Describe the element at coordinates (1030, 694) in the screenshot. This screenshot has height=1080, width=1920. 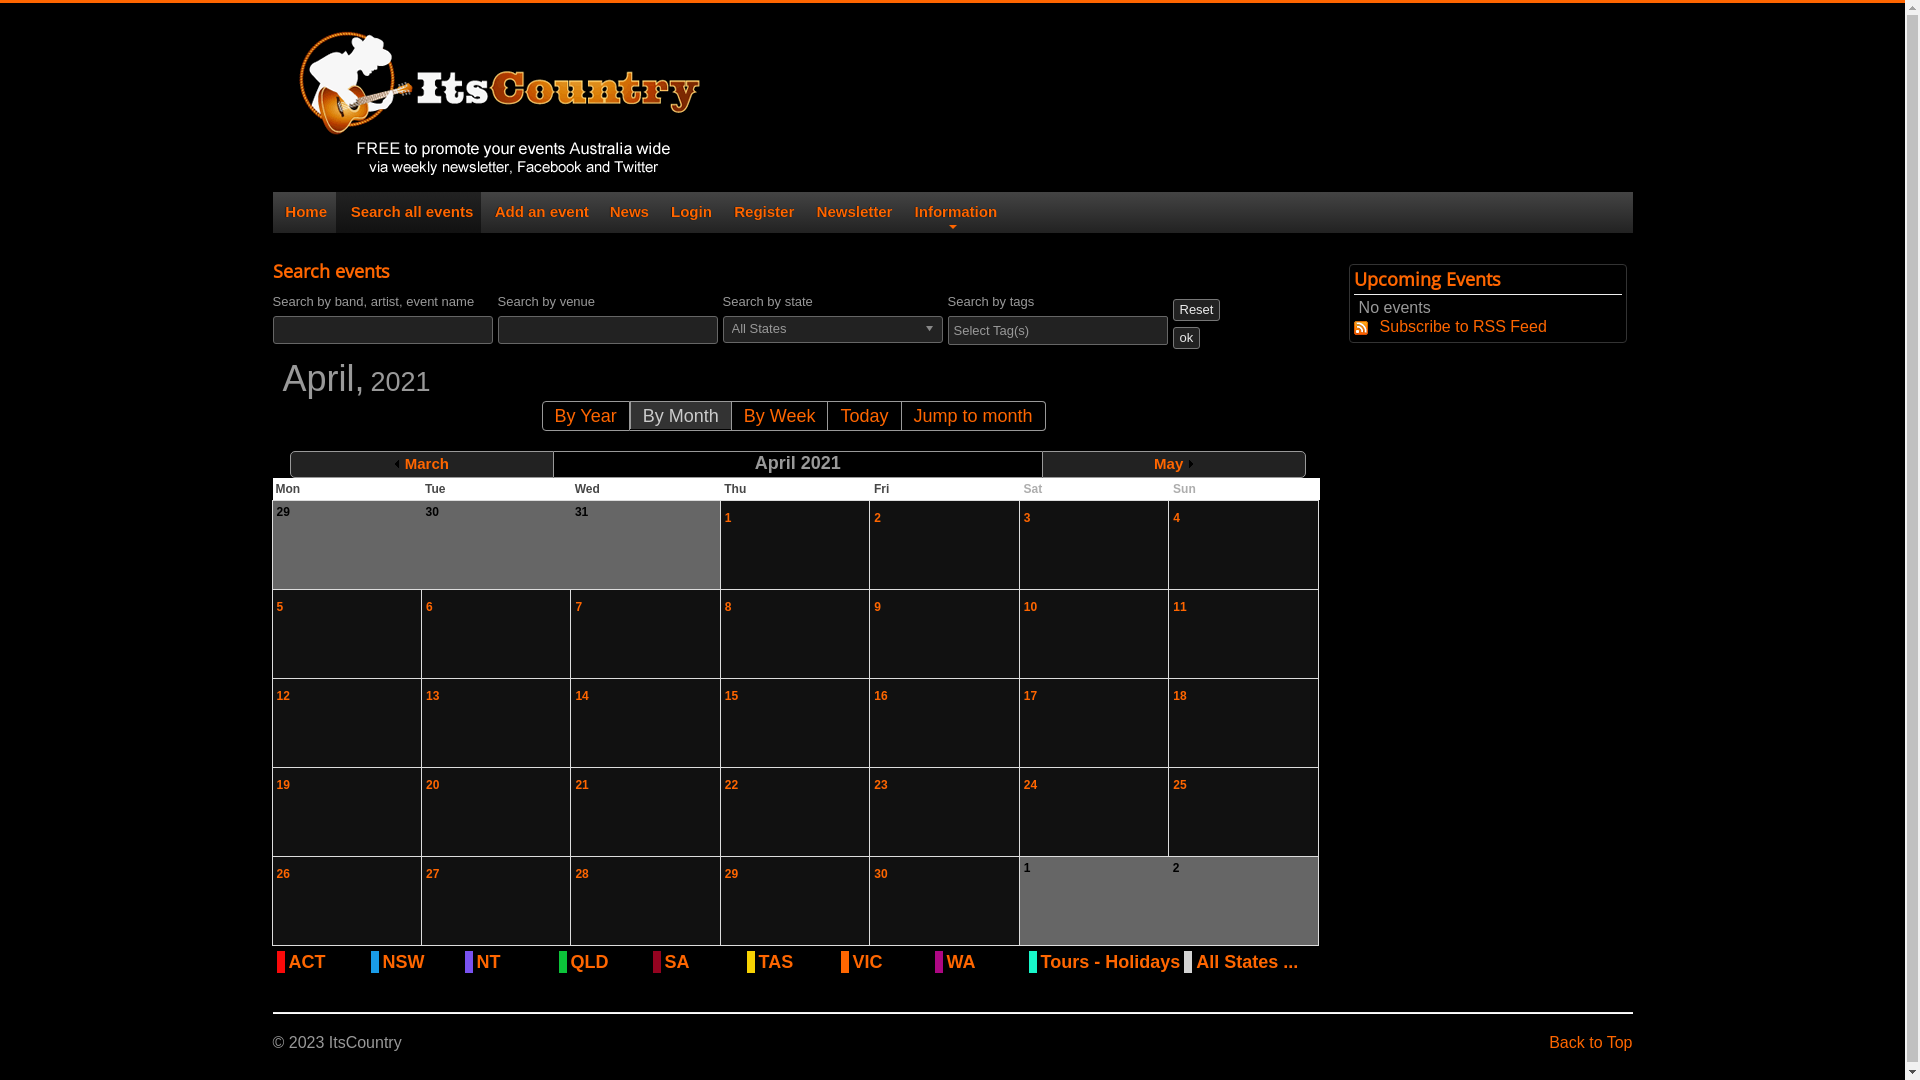
I see `'17'` at that location.